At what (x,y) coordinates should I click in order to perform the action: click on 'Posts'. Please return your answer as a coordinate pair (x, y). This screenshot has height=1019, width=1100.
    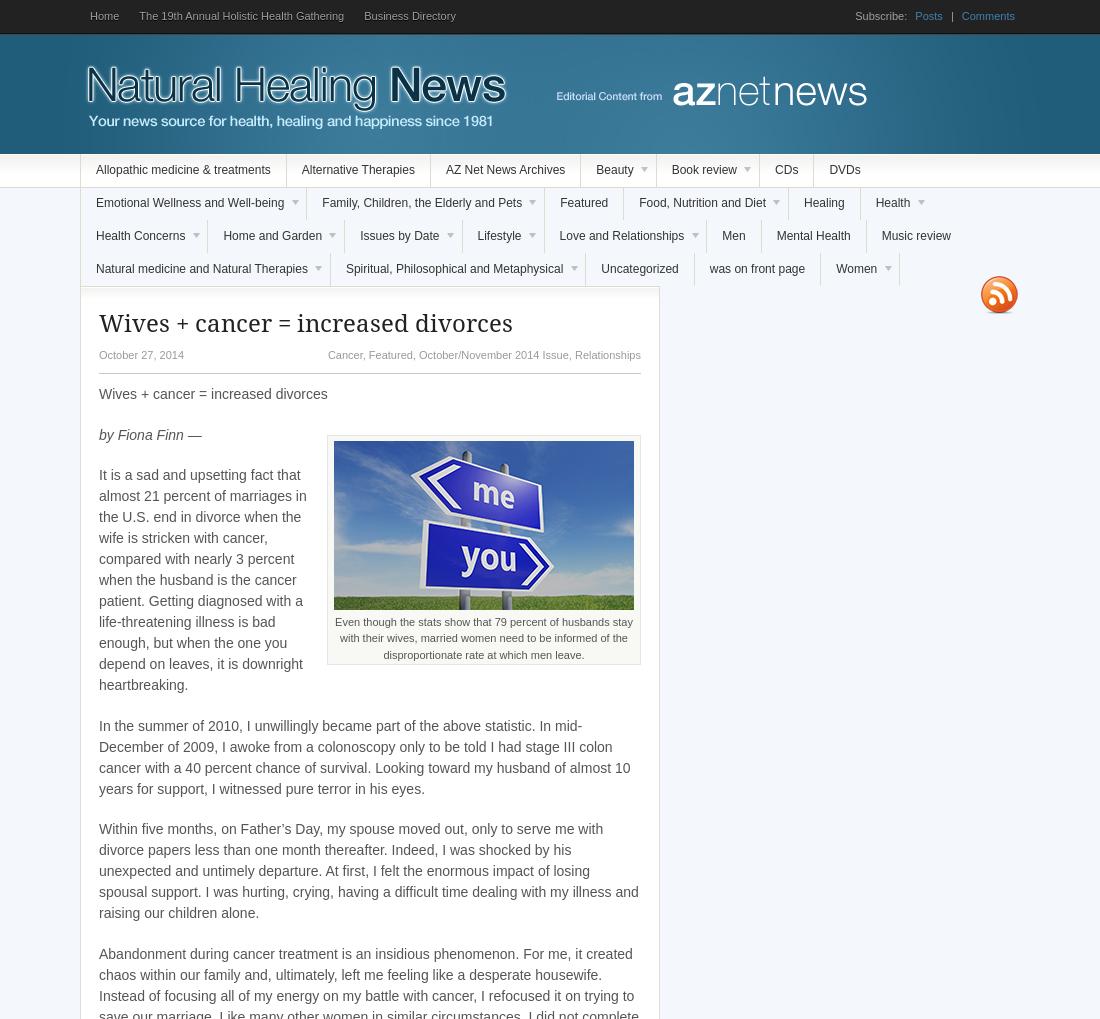
    Looking at the image, I should click on (928, 14).